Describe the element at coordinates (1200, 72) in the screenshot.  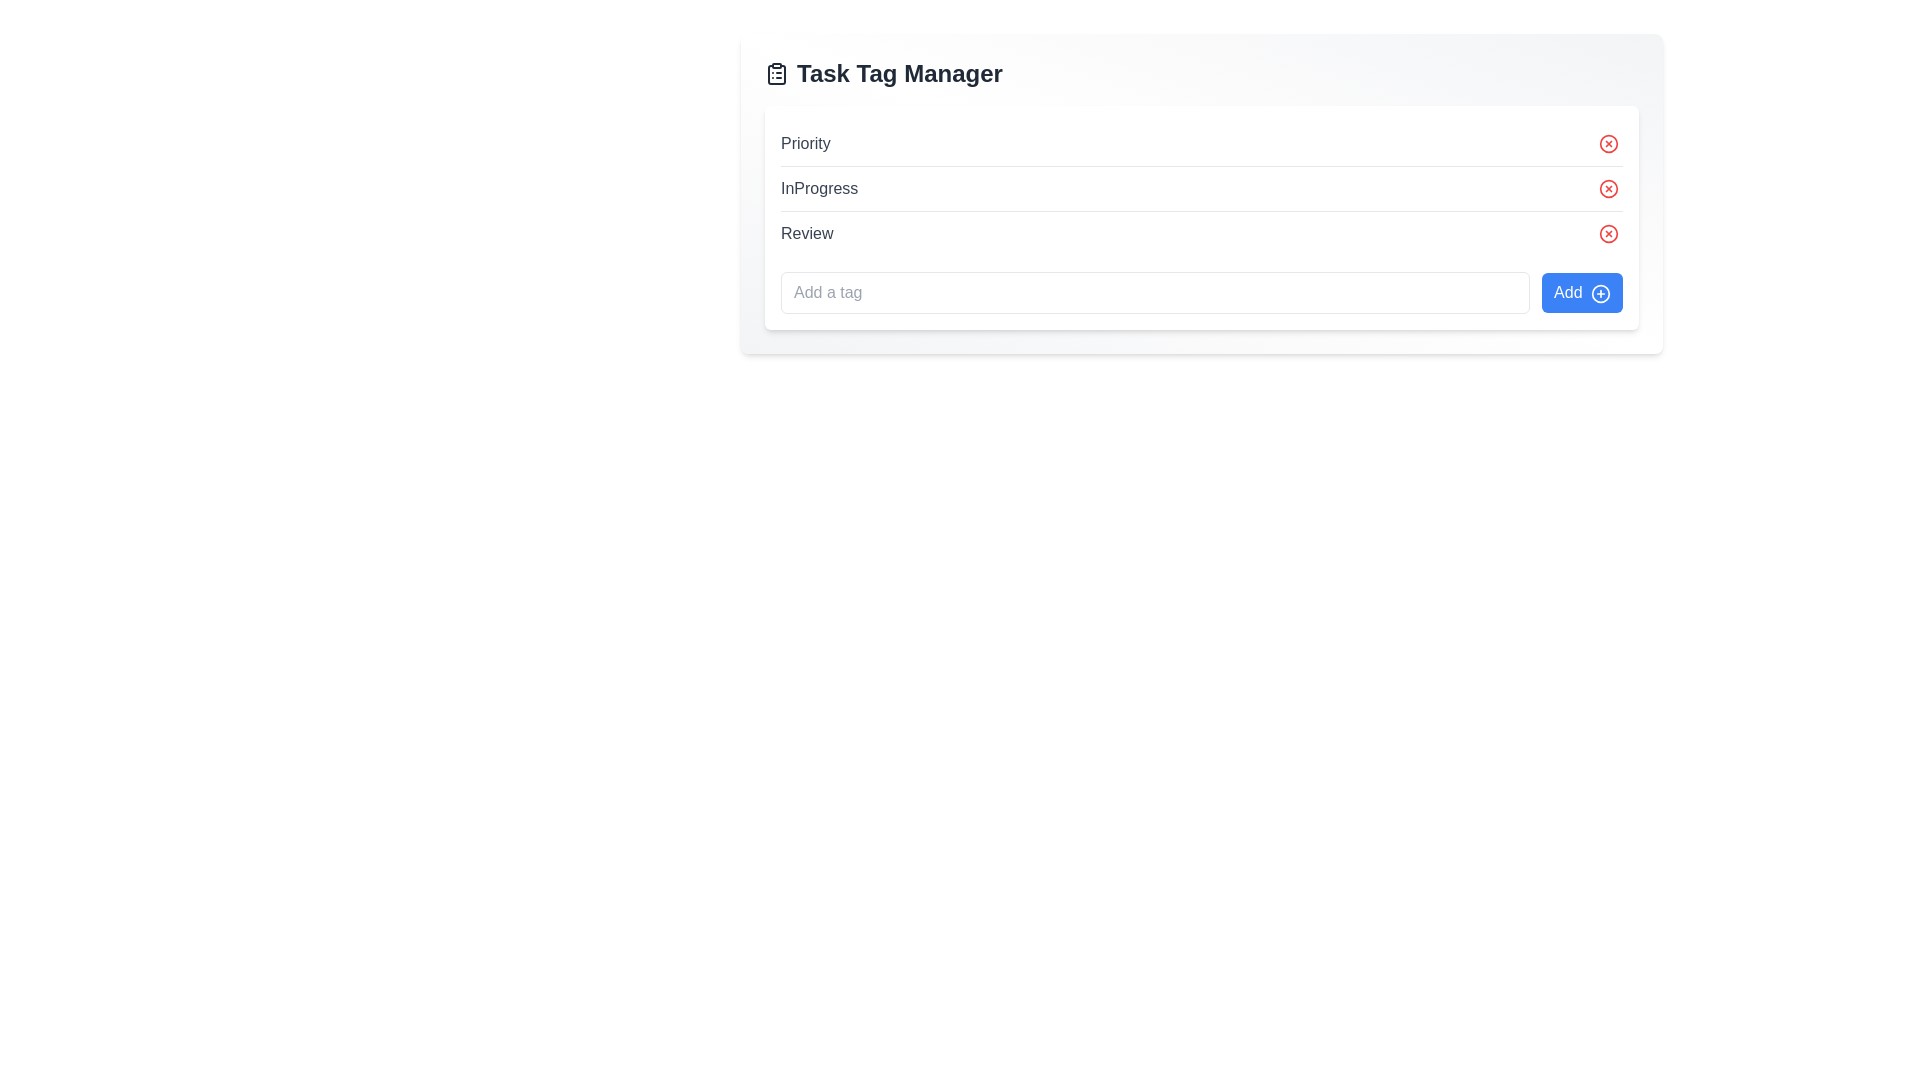
I see `the icon in the header of the task management interface, which serves as the title for the card and is located at the top of the card, above elements like 'Priority', 'InProgress', and 'Review'` at that location.